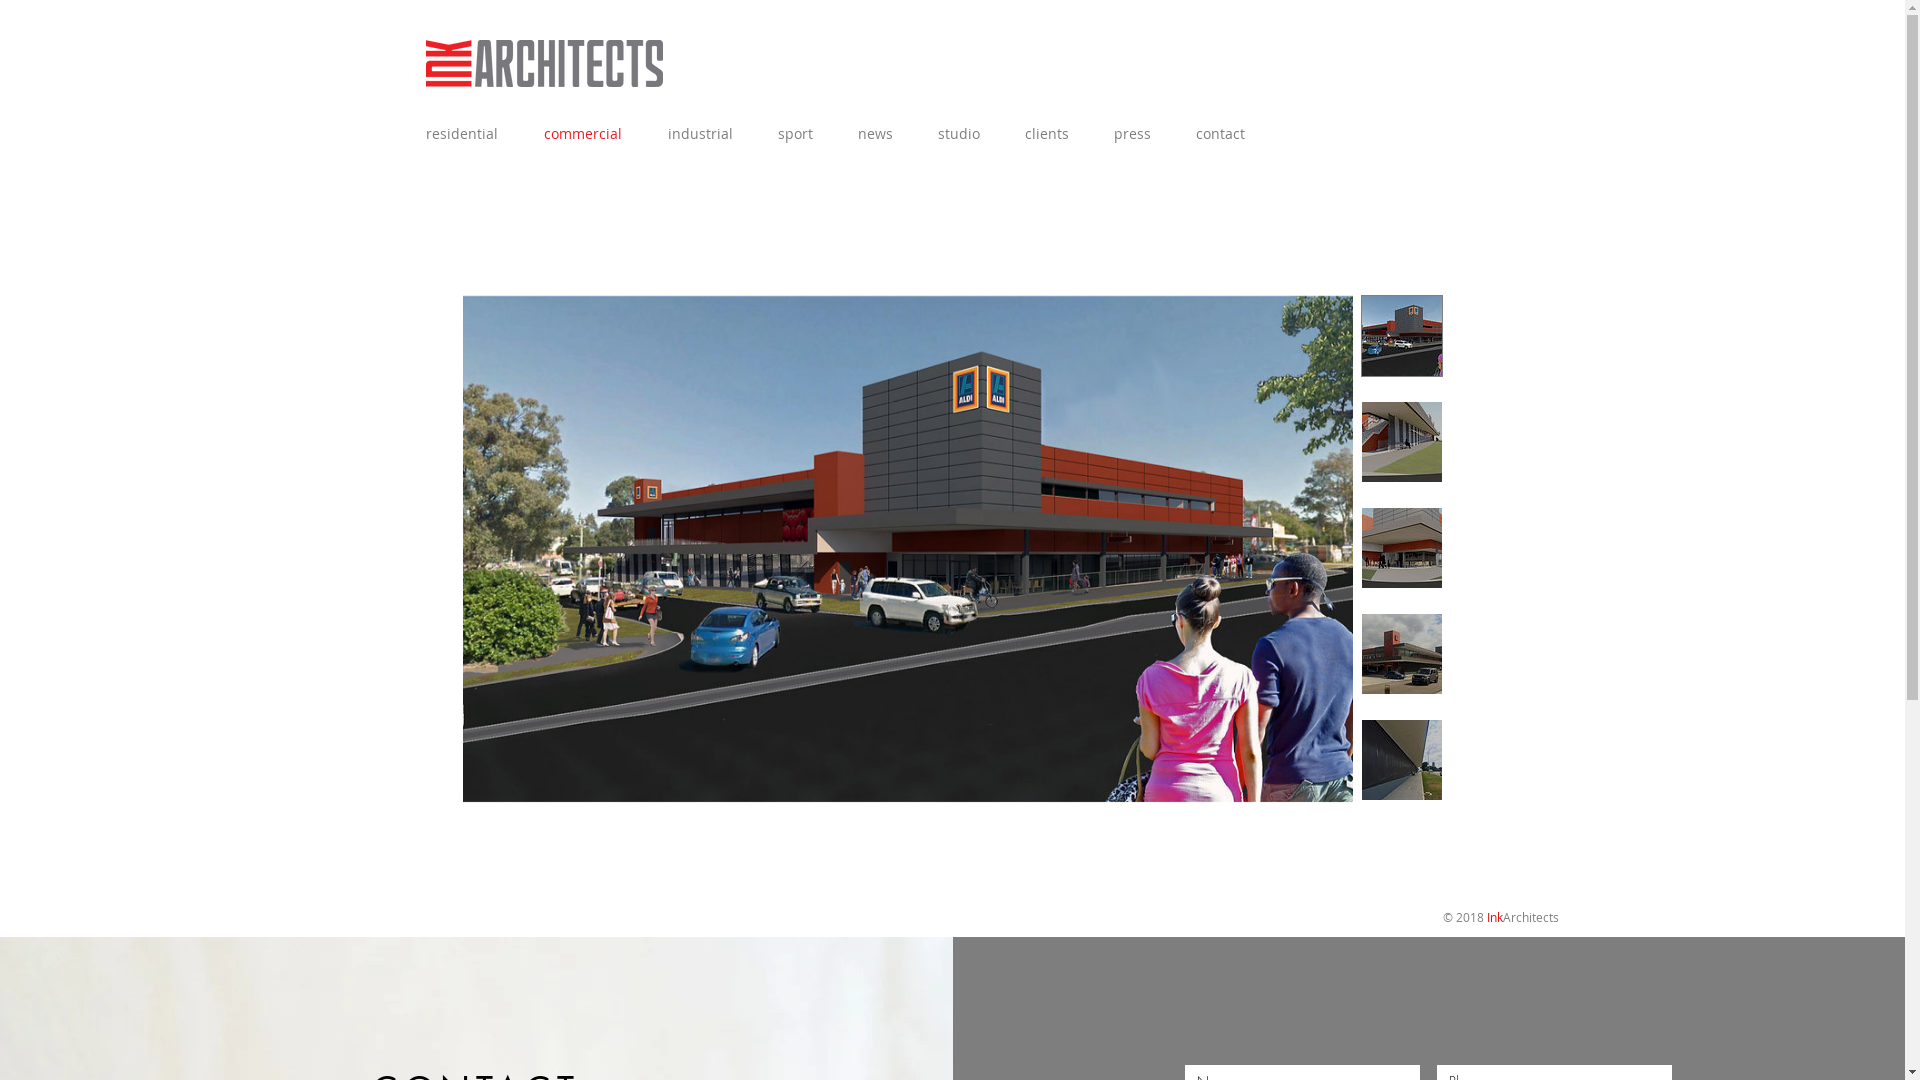 The image size is (1920, 1080). I want to click on 'contact', so click(1225, 133).